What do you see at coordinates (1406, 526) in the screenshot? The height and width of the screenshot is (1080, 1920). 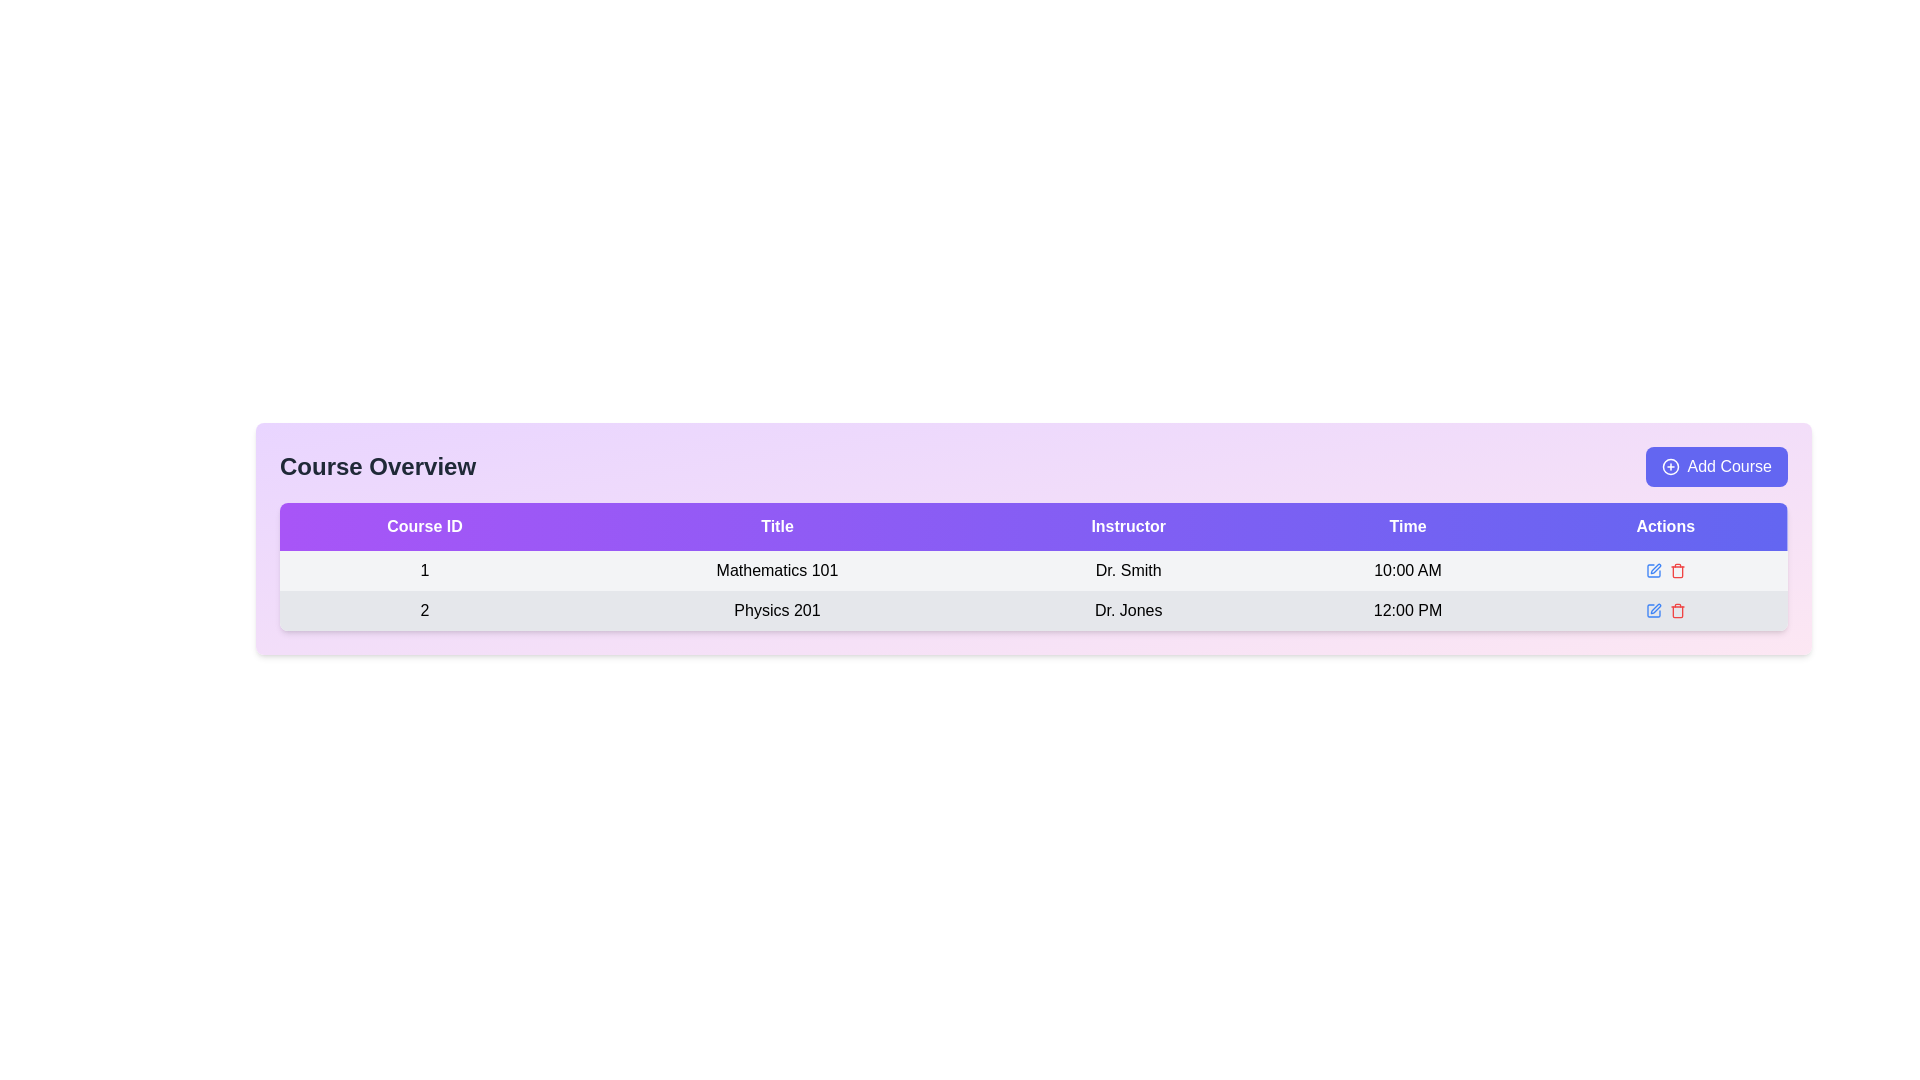 I see `the 'Time' column header text label, which is the fourth column header from the left in the table, positioned between the 'Instructor' and 'Actions' columns` at bounding box center [1406, 526].